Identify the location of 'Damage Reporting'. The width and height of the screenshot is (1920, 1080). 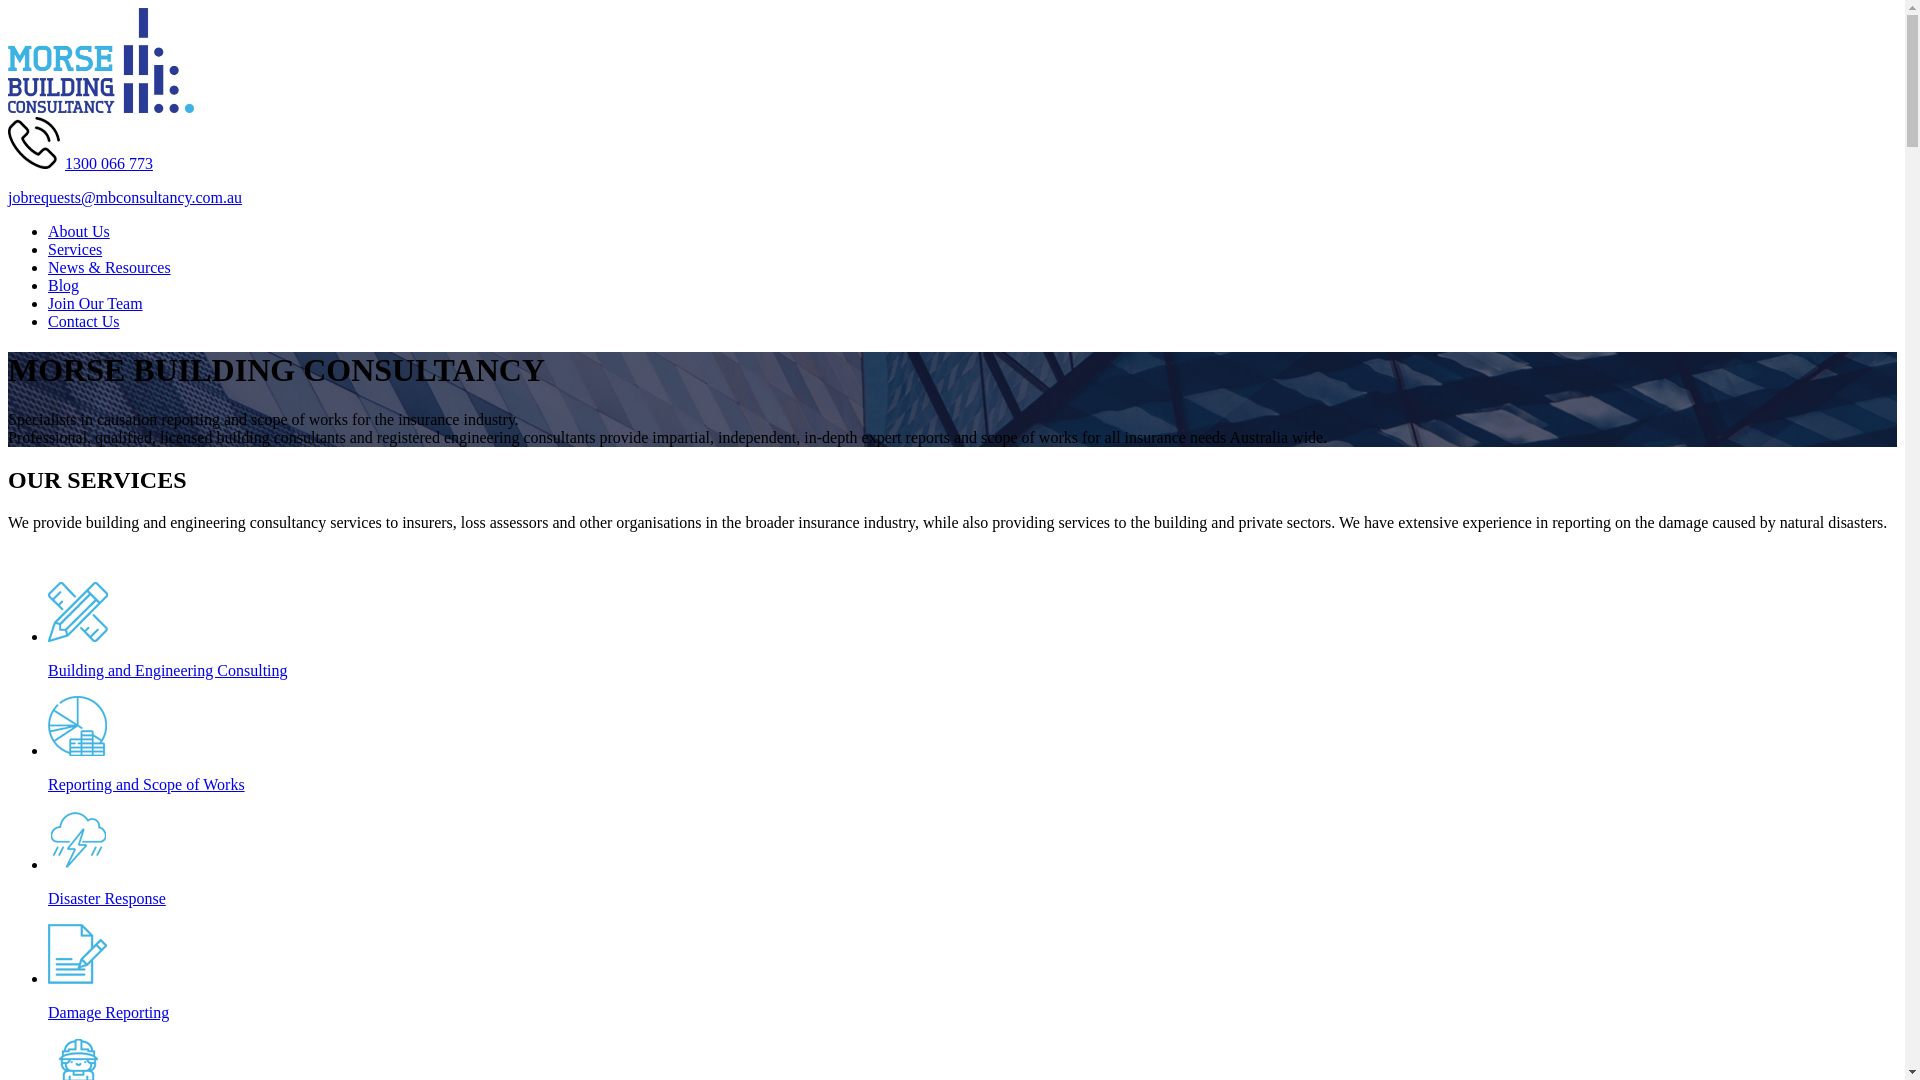
(972, 995).